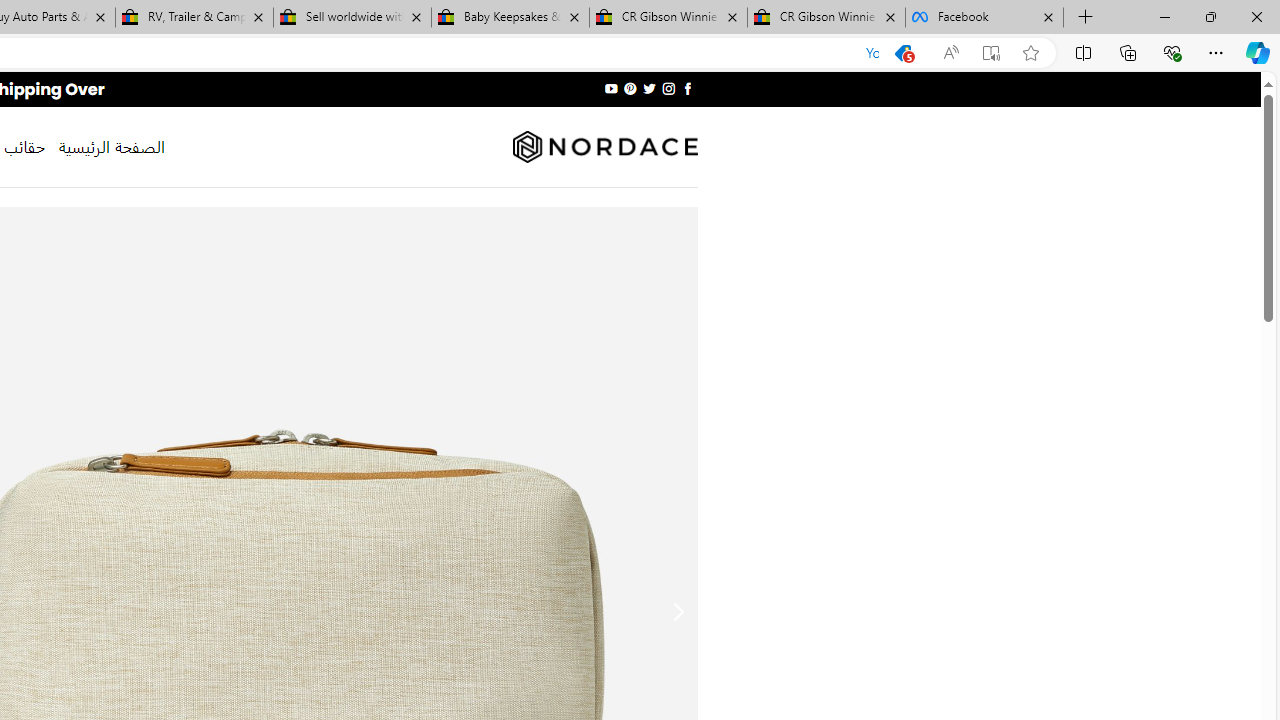  Describe the element at coordinates (510, 17) in the screenshot. I see `'Baby Keepsakes & Announcements for sale | eBay'` at that location.